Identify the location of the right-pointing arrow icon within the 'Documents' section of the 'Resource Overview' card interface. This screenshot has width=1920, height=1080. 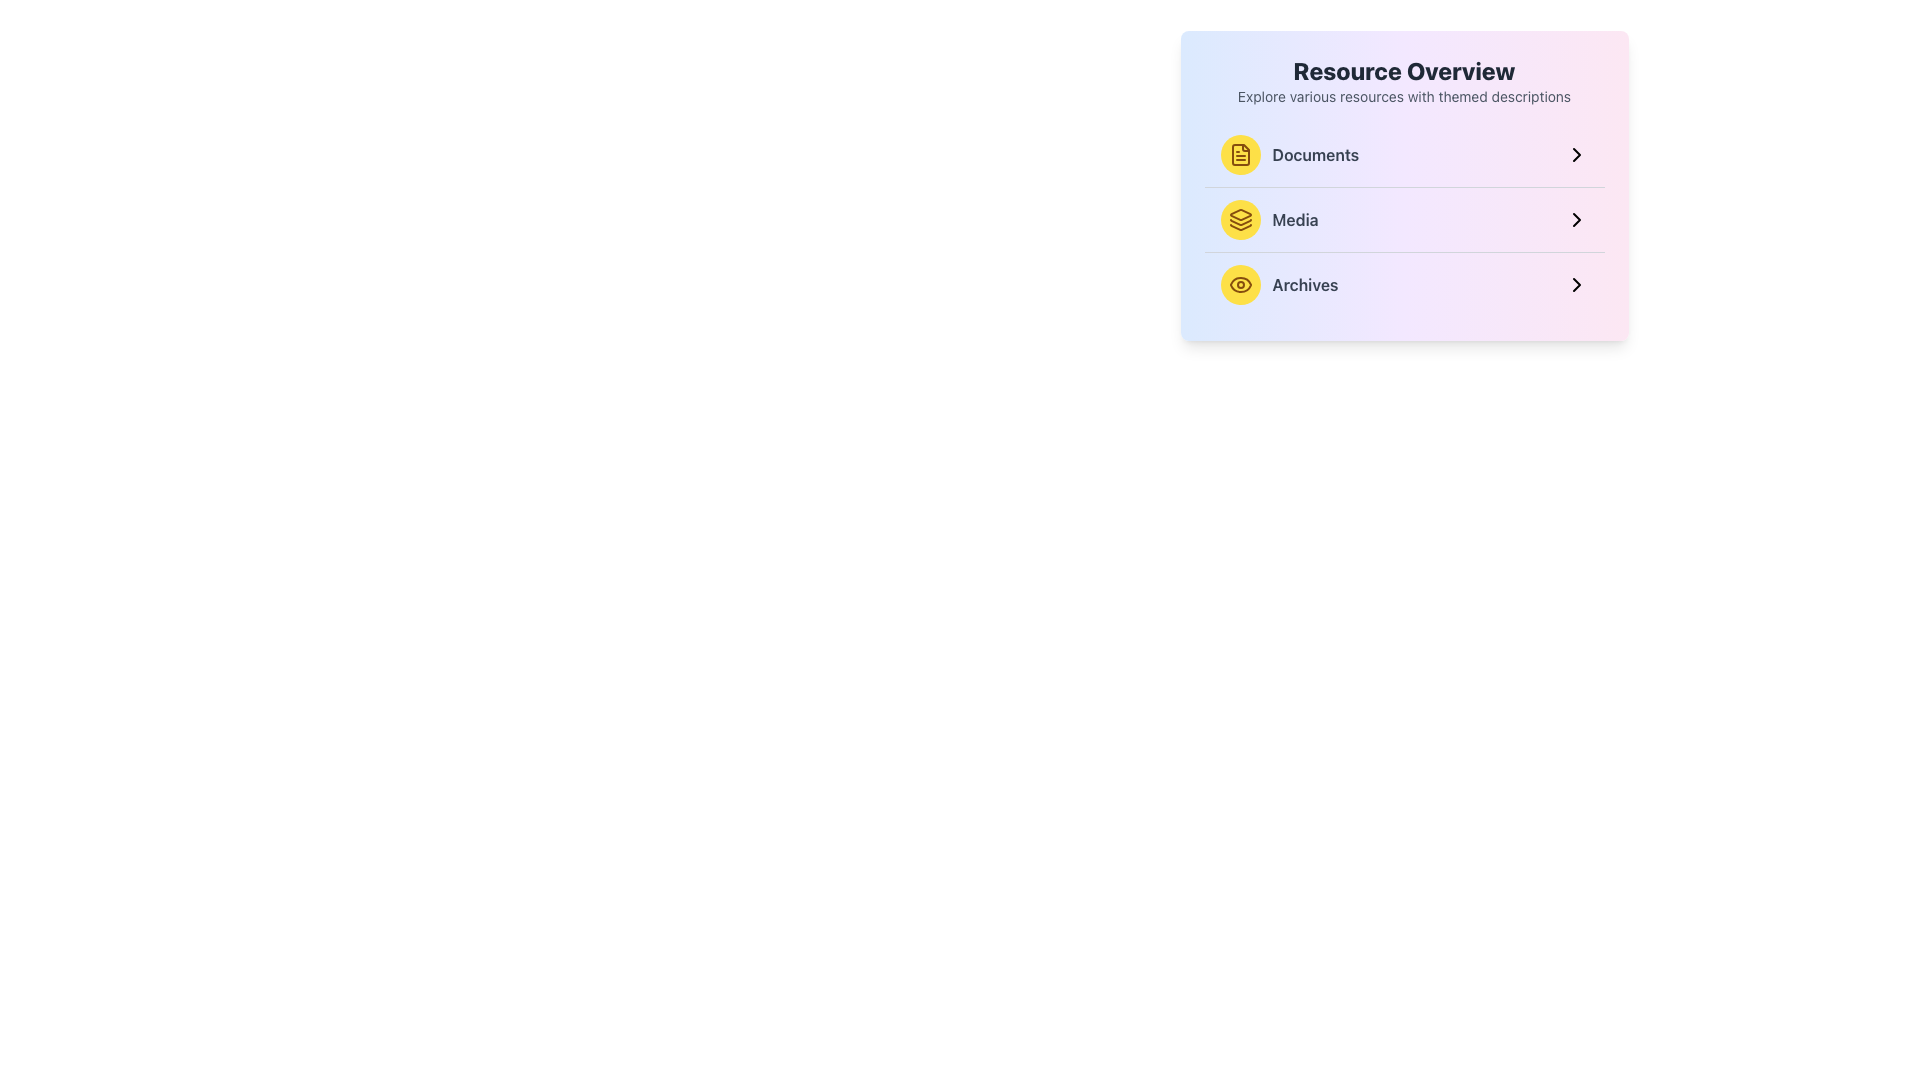
(1575, 153).